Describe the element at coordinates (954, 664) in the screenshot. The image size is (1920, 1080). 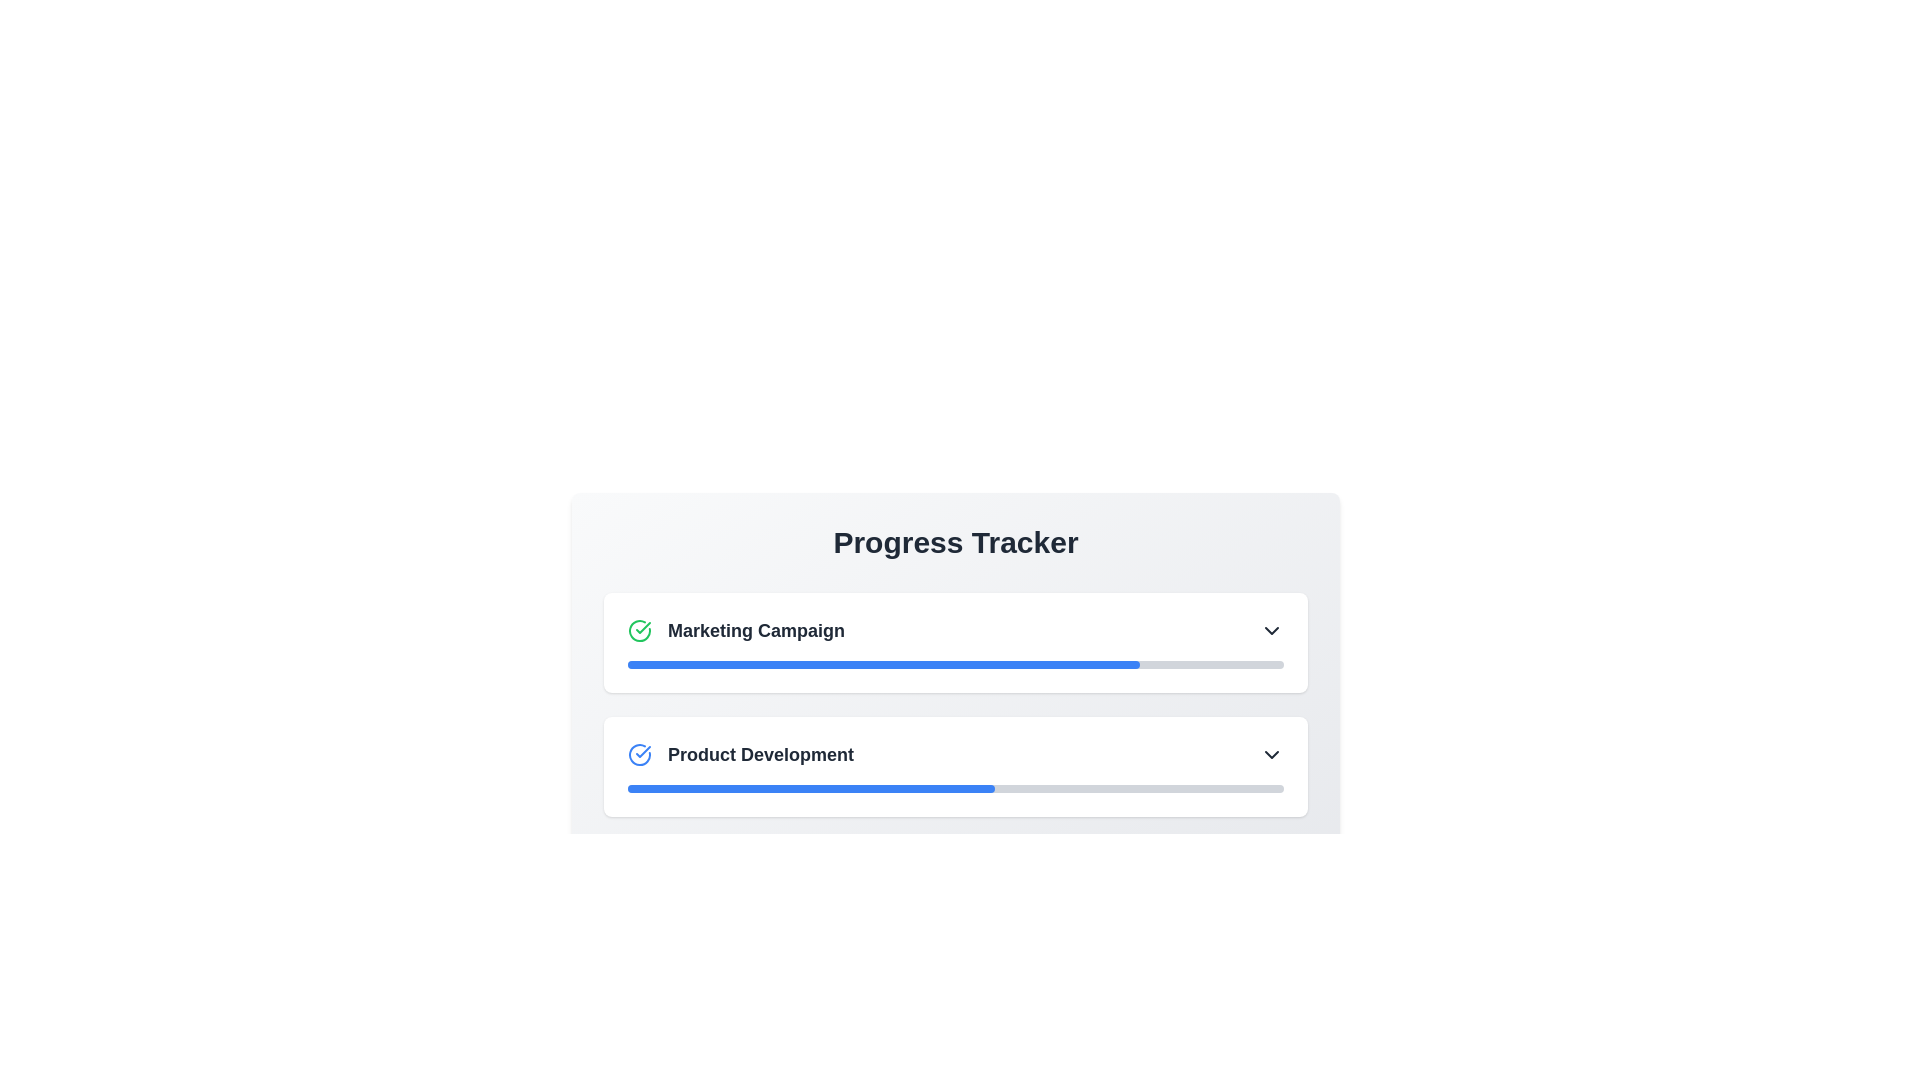
I see `the Progress bar located in the 'Marketing Campaign' section, which visually represents the task's completion progress` at that location.